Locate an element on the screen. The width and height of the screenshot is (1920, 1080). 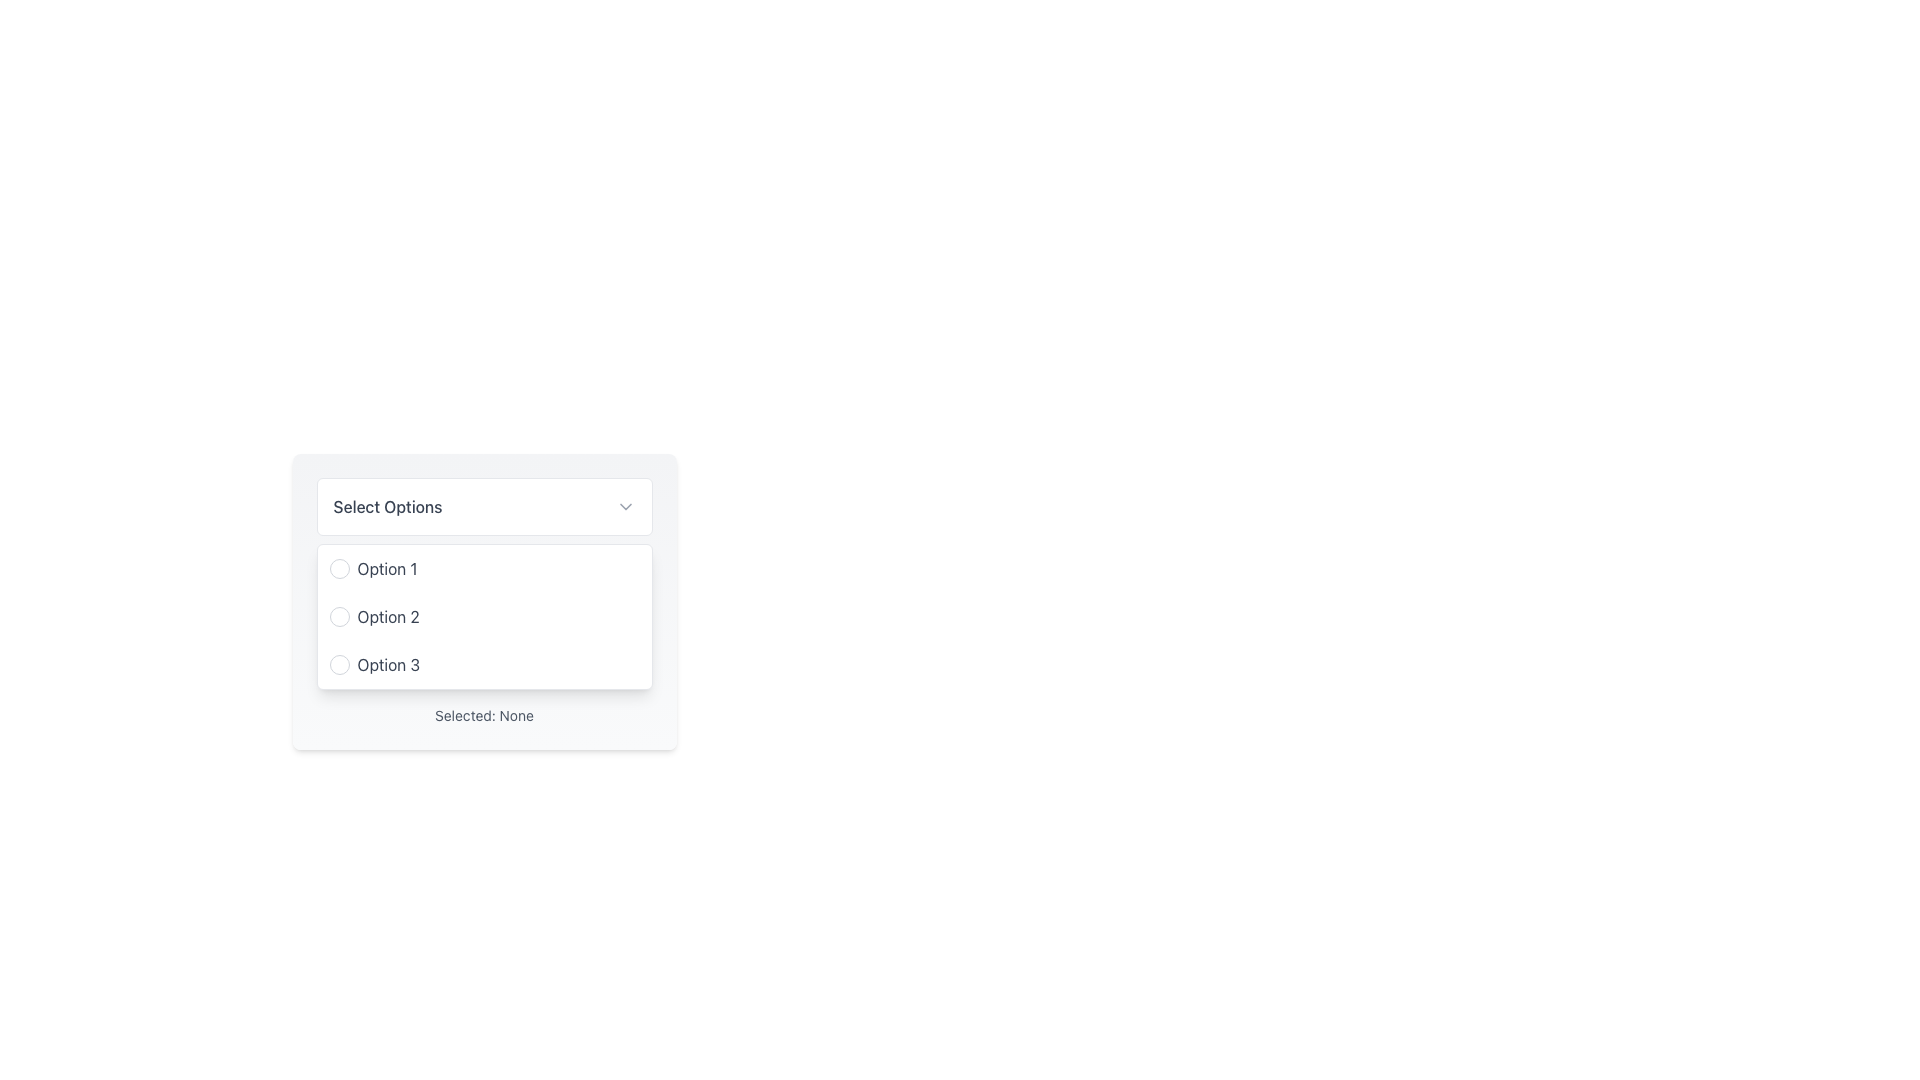
the radio button located to the left of the text 'Option 3' in the dropdown menu is located at coordinates (339, 664).